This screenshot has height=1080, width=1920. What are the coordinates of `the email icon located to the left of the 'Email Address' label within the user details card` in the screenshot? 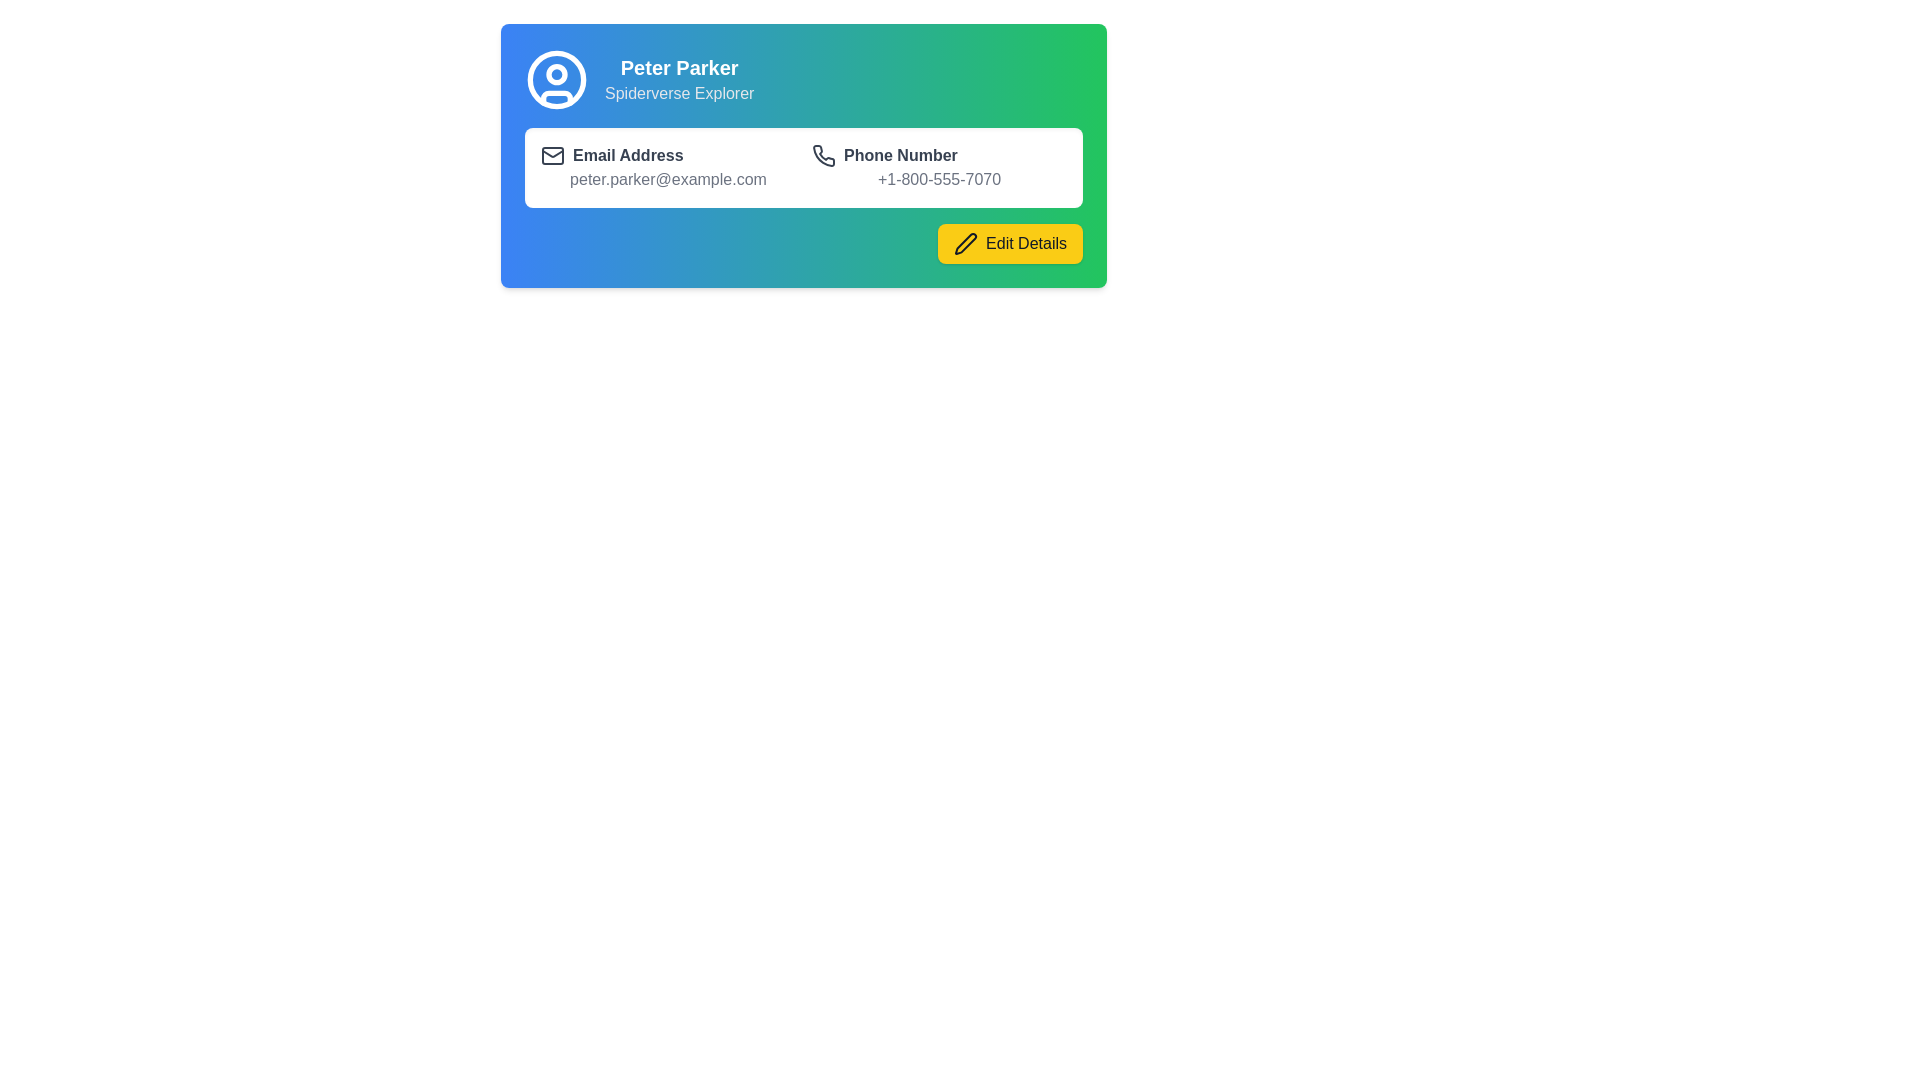 It's located at (552, 154).